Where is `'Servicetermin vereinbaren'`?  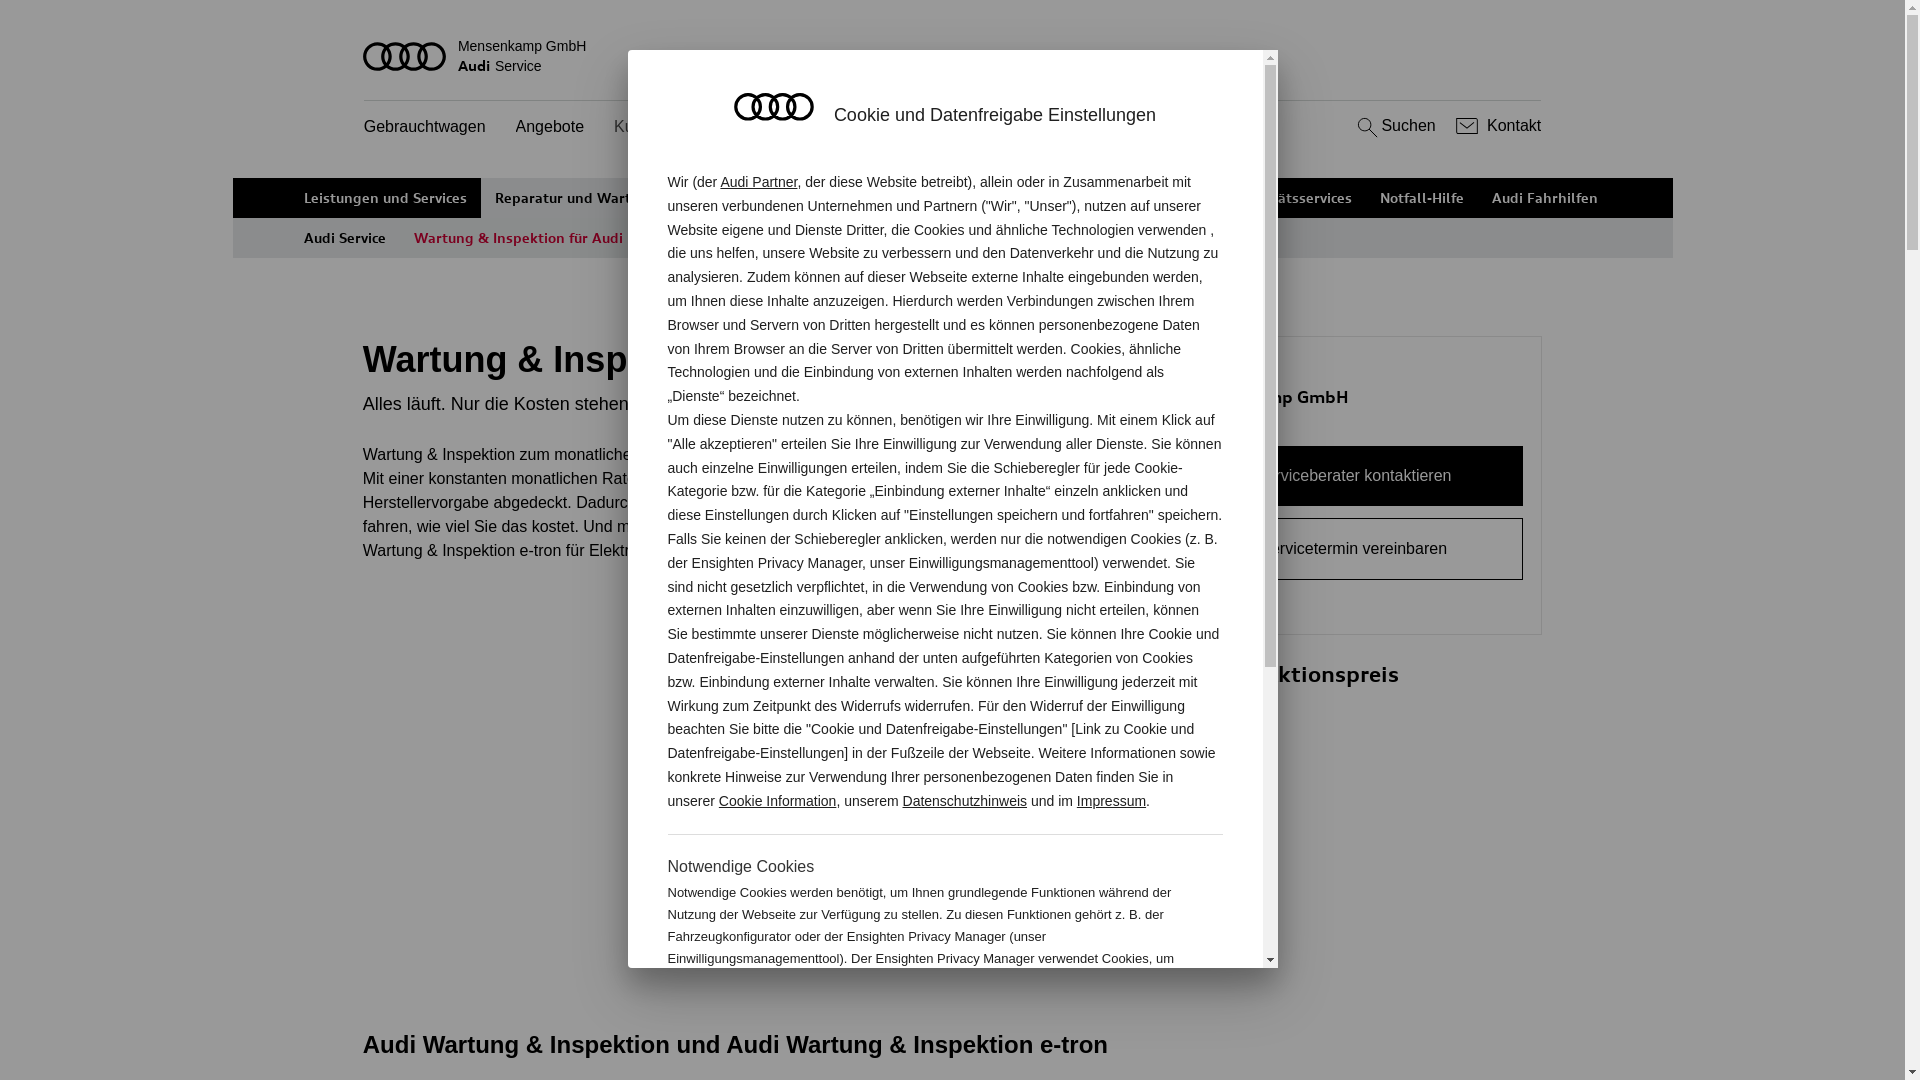
'Servicetermin vereinbaren' is located at coordinates (1353, 548).